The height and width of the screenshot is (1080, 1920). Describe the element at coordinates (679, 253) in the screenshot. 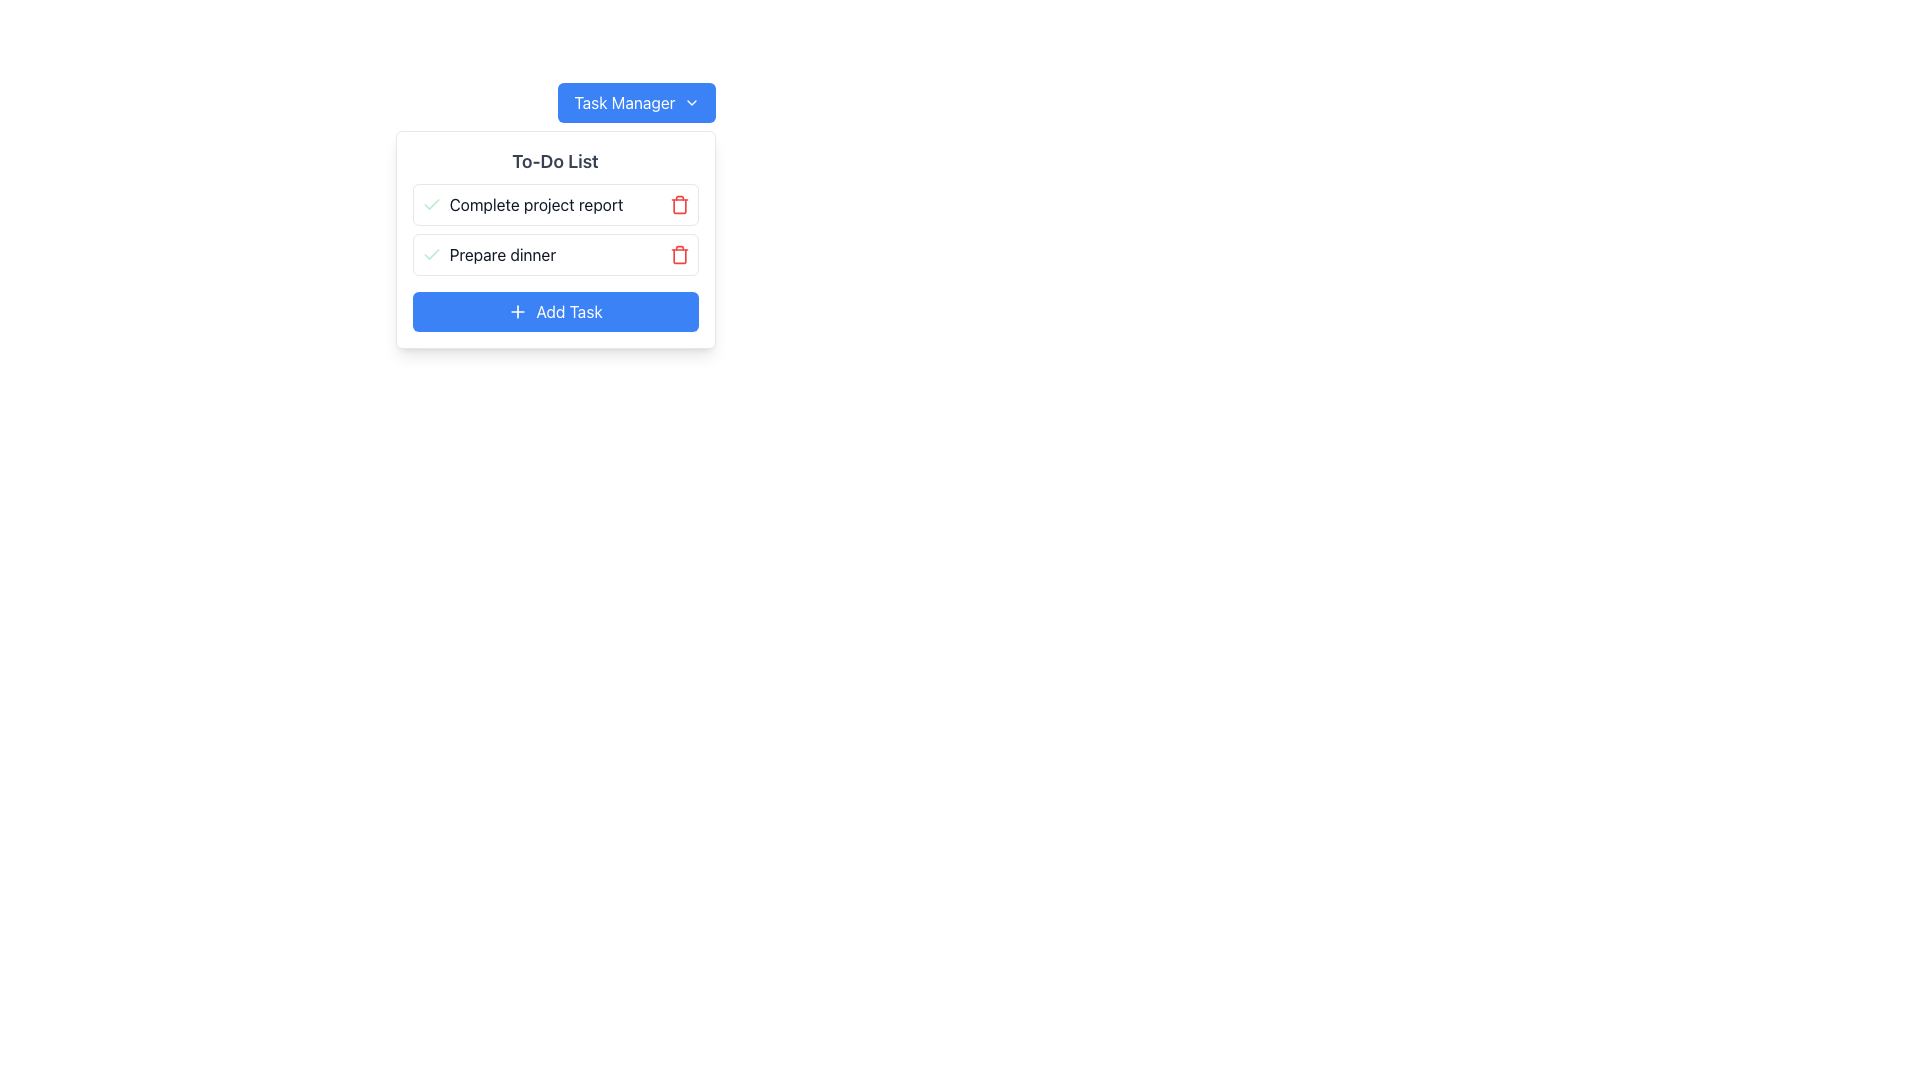

I see `the red trash icon button located to the right of the 'Prepare dinner' task label` at that location.